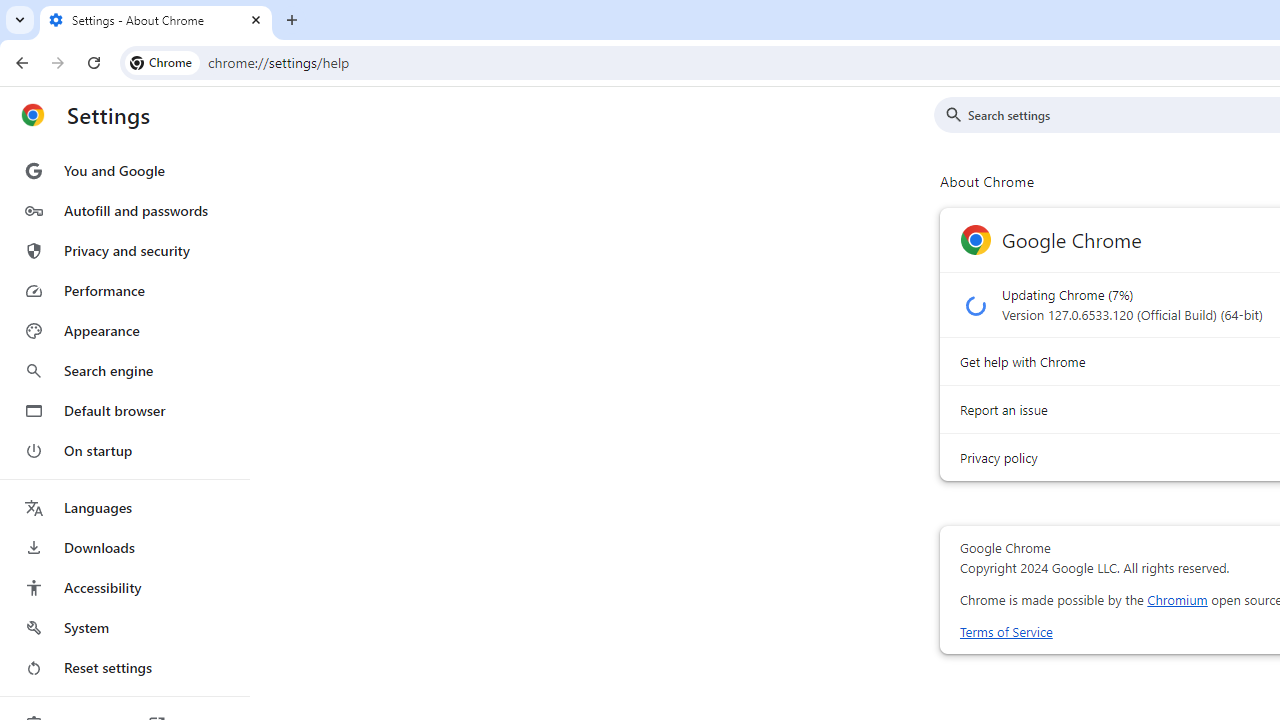 The image size is (1280, 720). What do you see at coordinates (1177, 599) in the screenshot?
I see `'Chromium'` at bounding box center [1177, 599].